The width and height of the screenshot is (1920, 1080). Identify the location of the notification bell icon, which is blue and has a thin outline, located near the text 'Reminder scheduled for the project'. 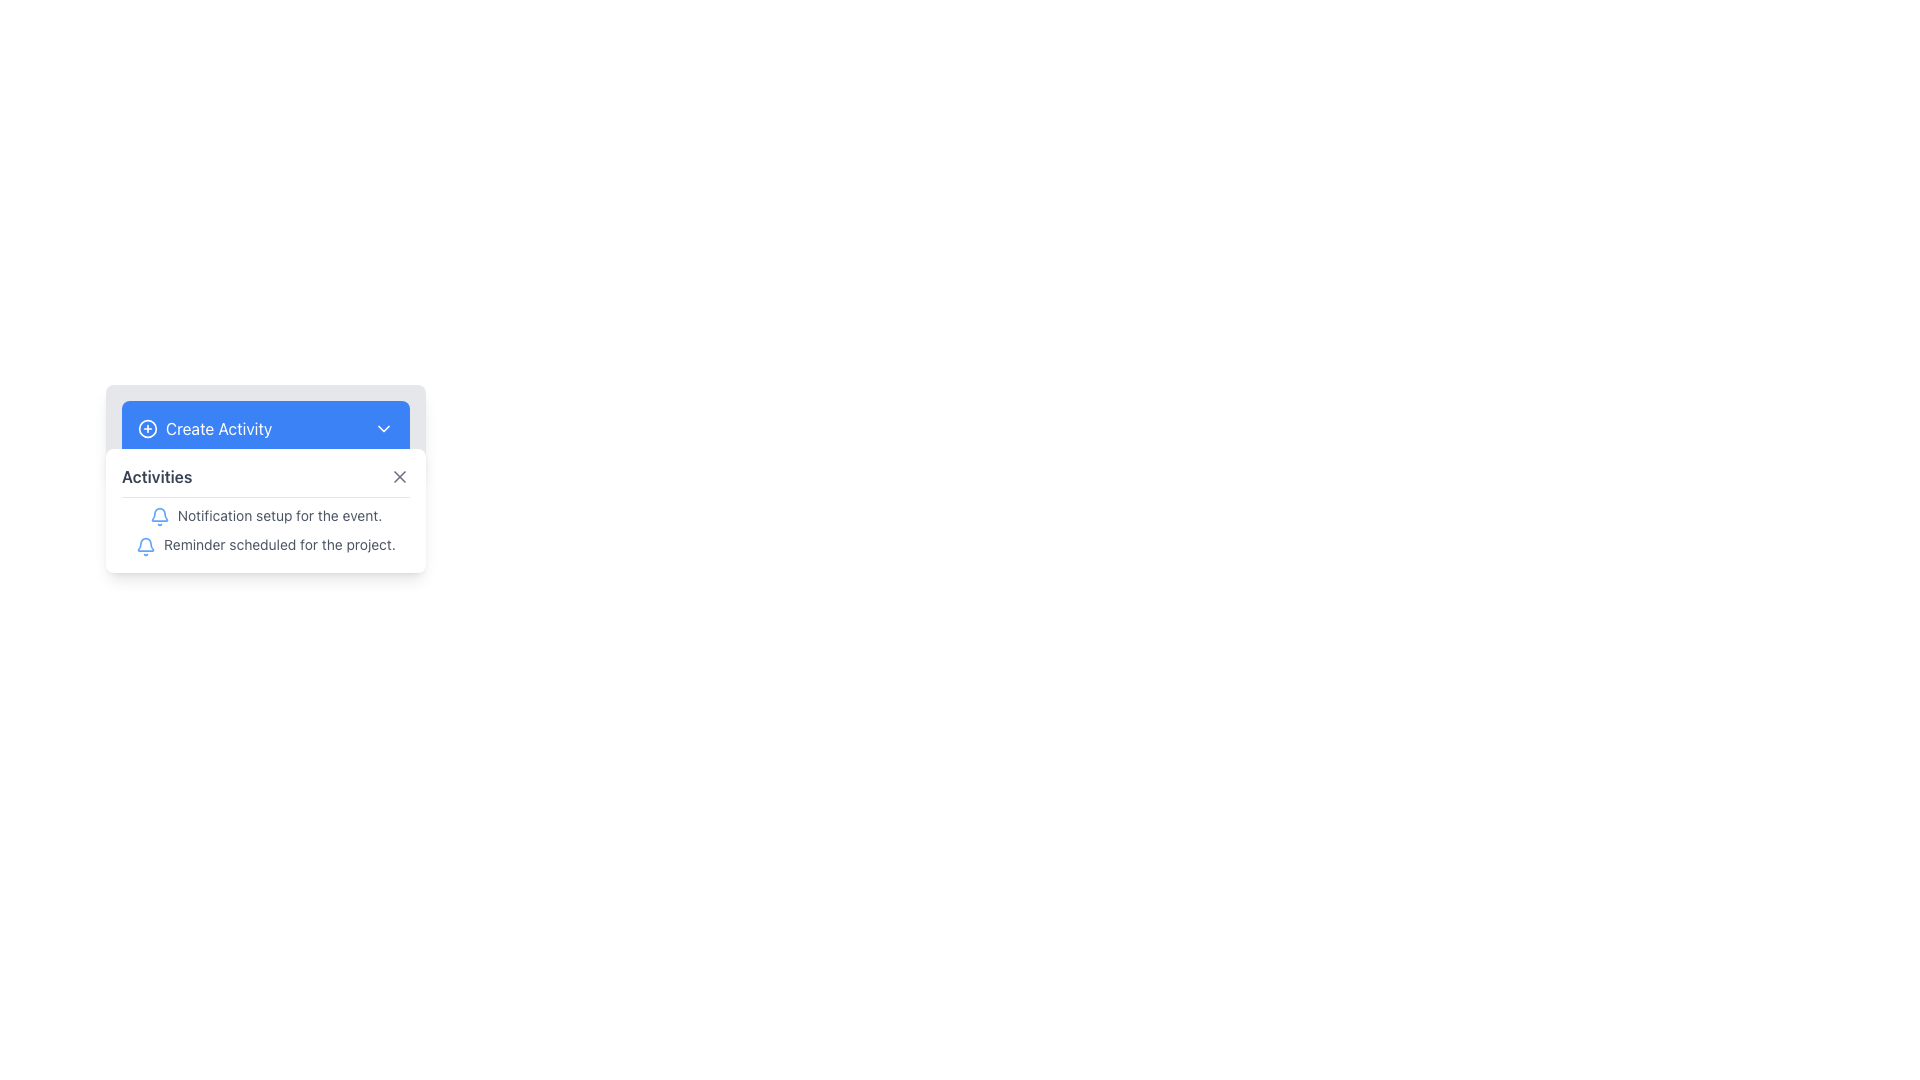
(145, 546).